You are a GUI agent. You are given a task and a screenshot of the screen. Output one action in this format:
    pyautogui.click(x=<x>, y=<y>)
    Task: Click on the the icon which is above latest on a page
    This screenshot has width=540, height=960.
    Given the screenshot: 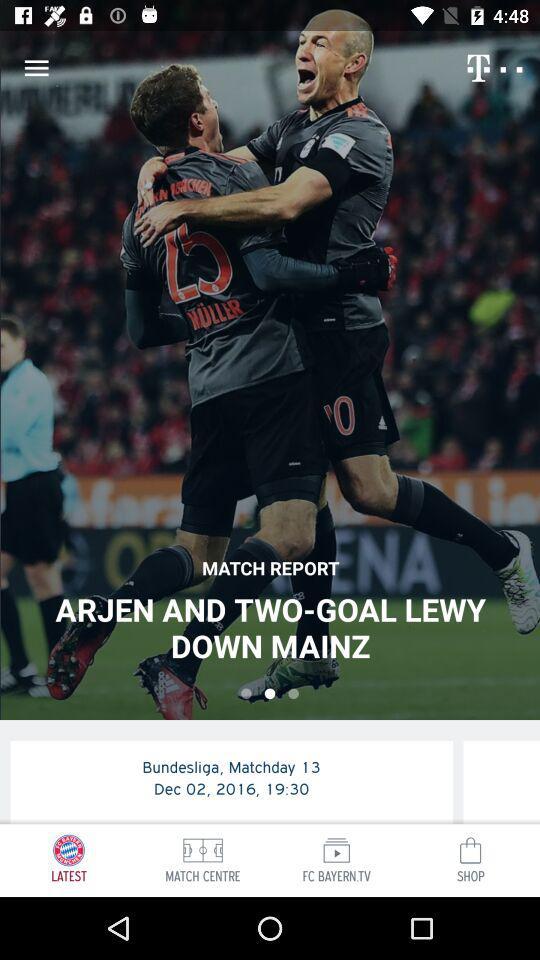 What is the action you would take?
    pyautogui.click(x=68, y=849)
    